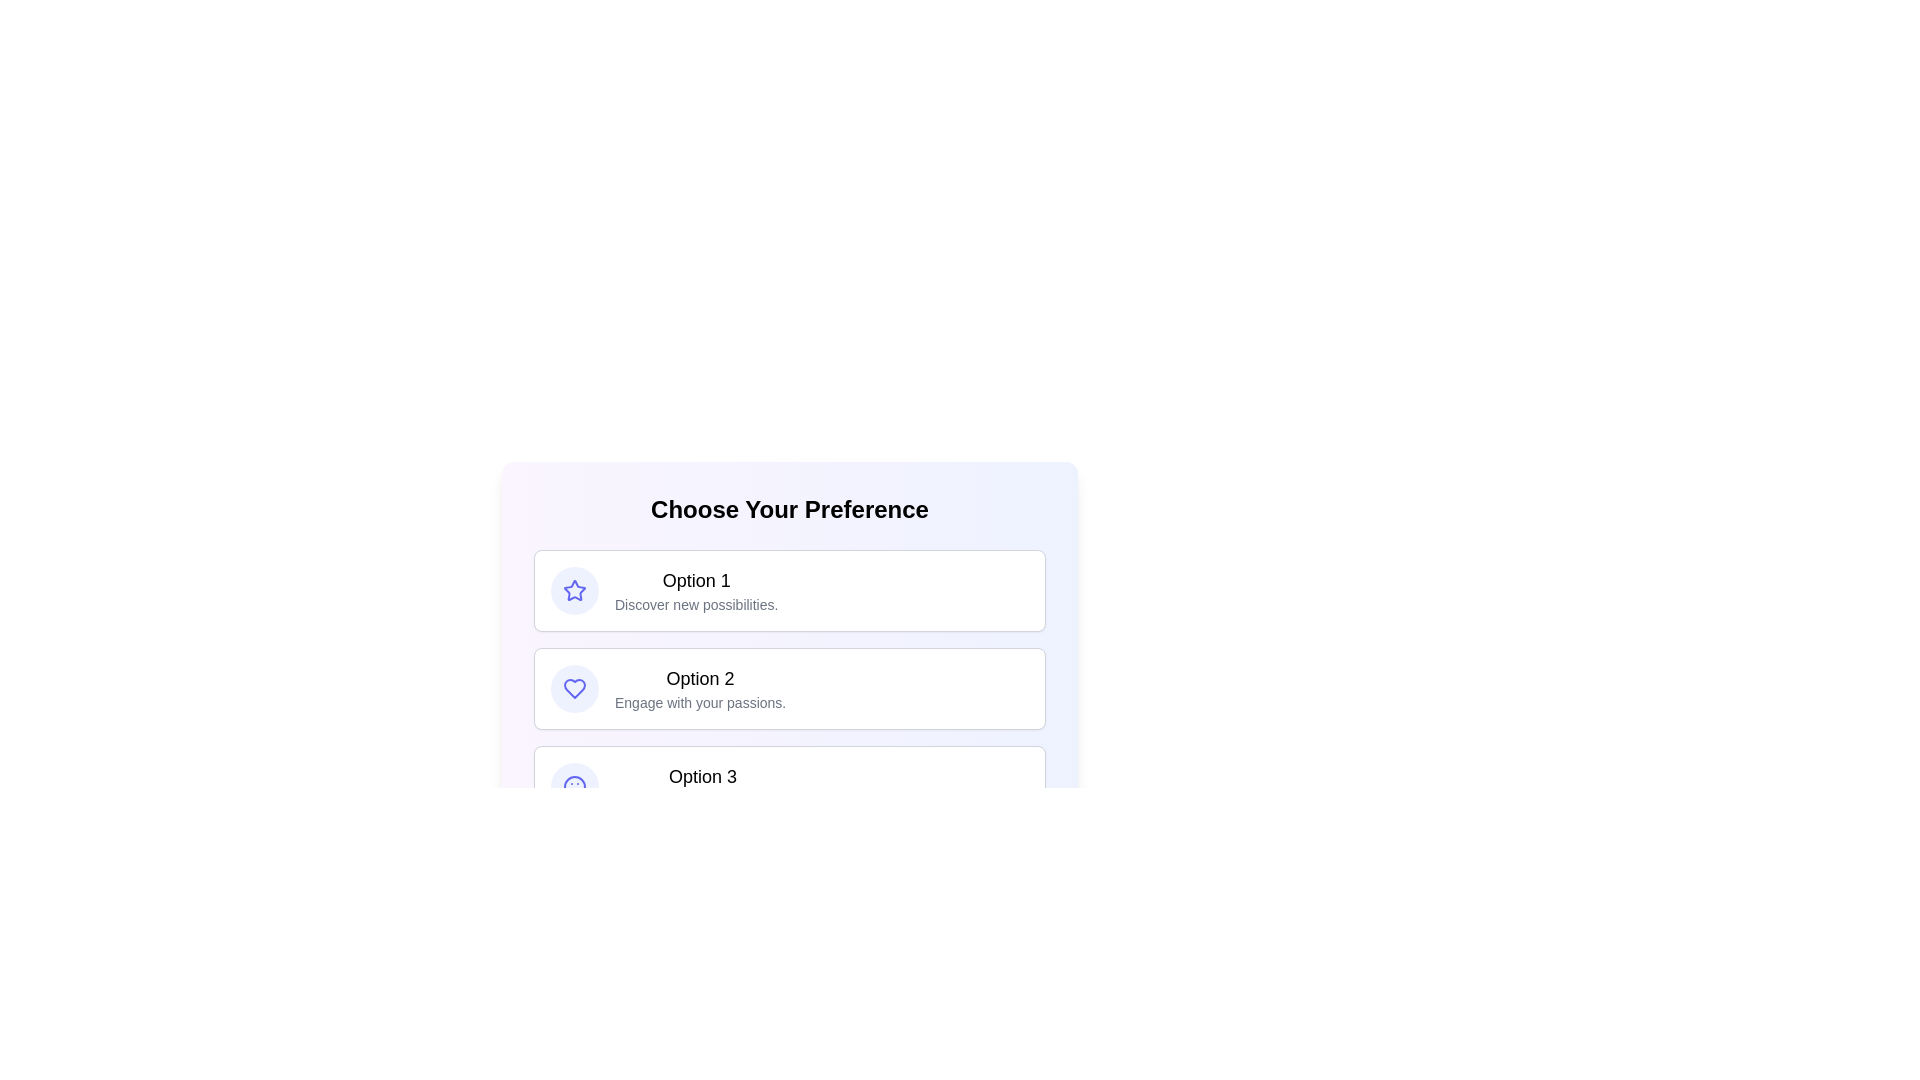  Describe the element at coordinates (696, 581) in the screenshot. I see `the 'Option 1' text label` at that location.